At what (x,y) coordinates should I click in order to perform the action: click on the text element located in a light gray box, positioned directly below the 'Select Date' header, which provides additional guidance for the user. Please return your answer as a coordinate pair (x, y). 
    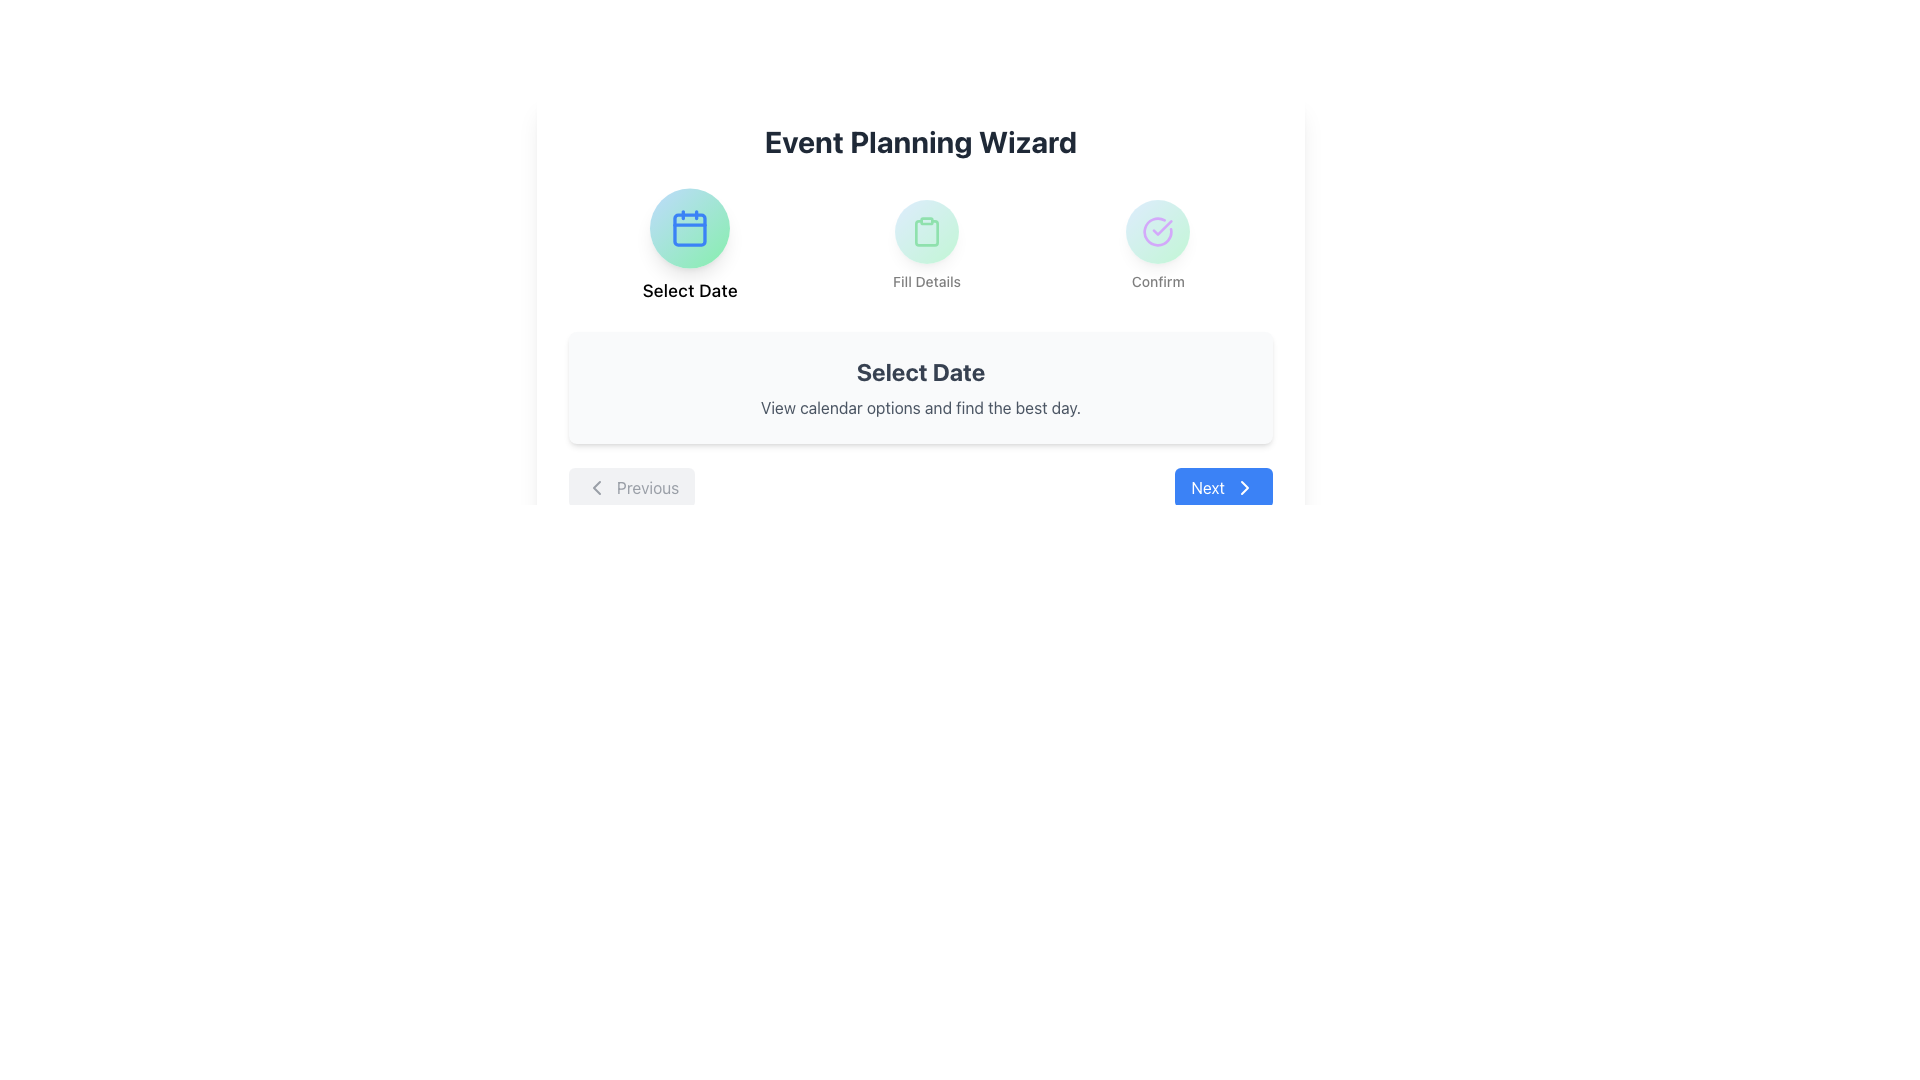
    Looking at the image, I should click on (920, 407).